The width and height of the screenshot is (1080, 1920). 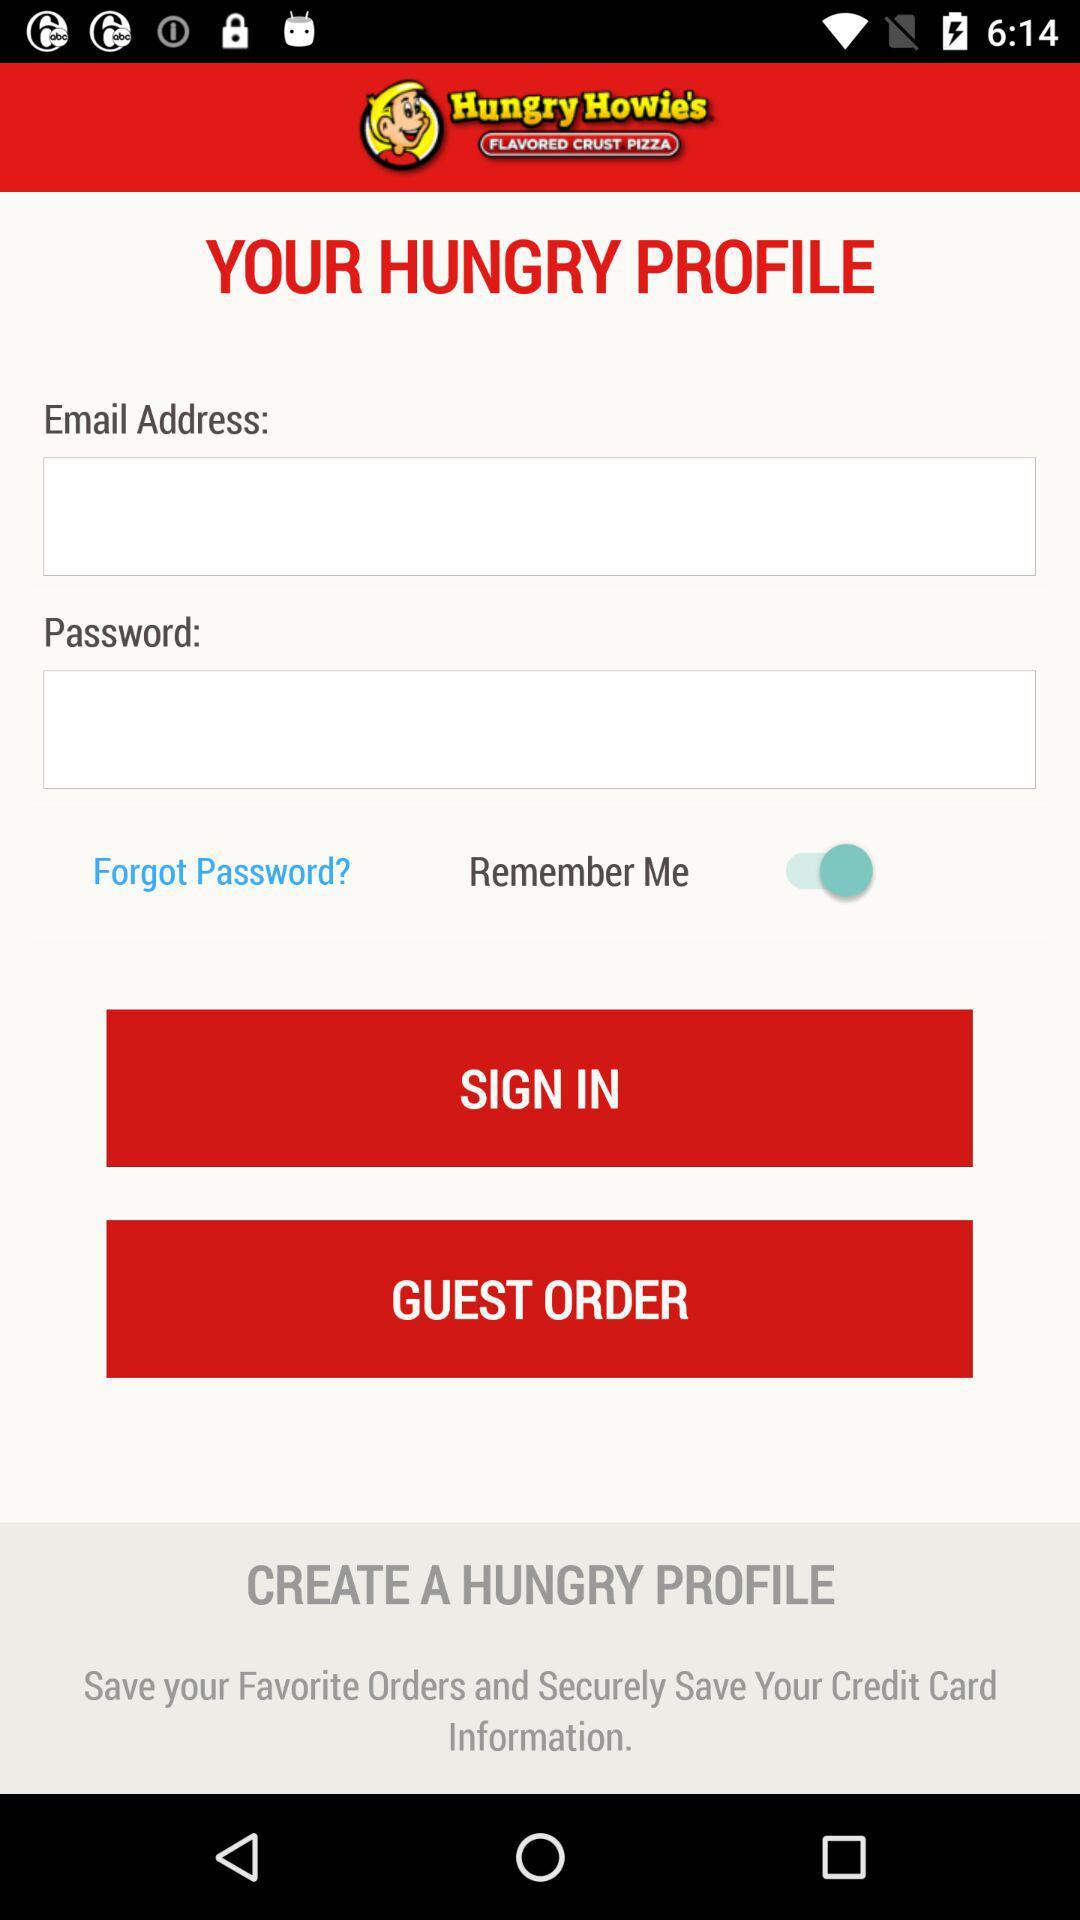 What do you see at coordinates (538, 516) in the screenshot?
I see `email address` at bounding box center [538, 516].